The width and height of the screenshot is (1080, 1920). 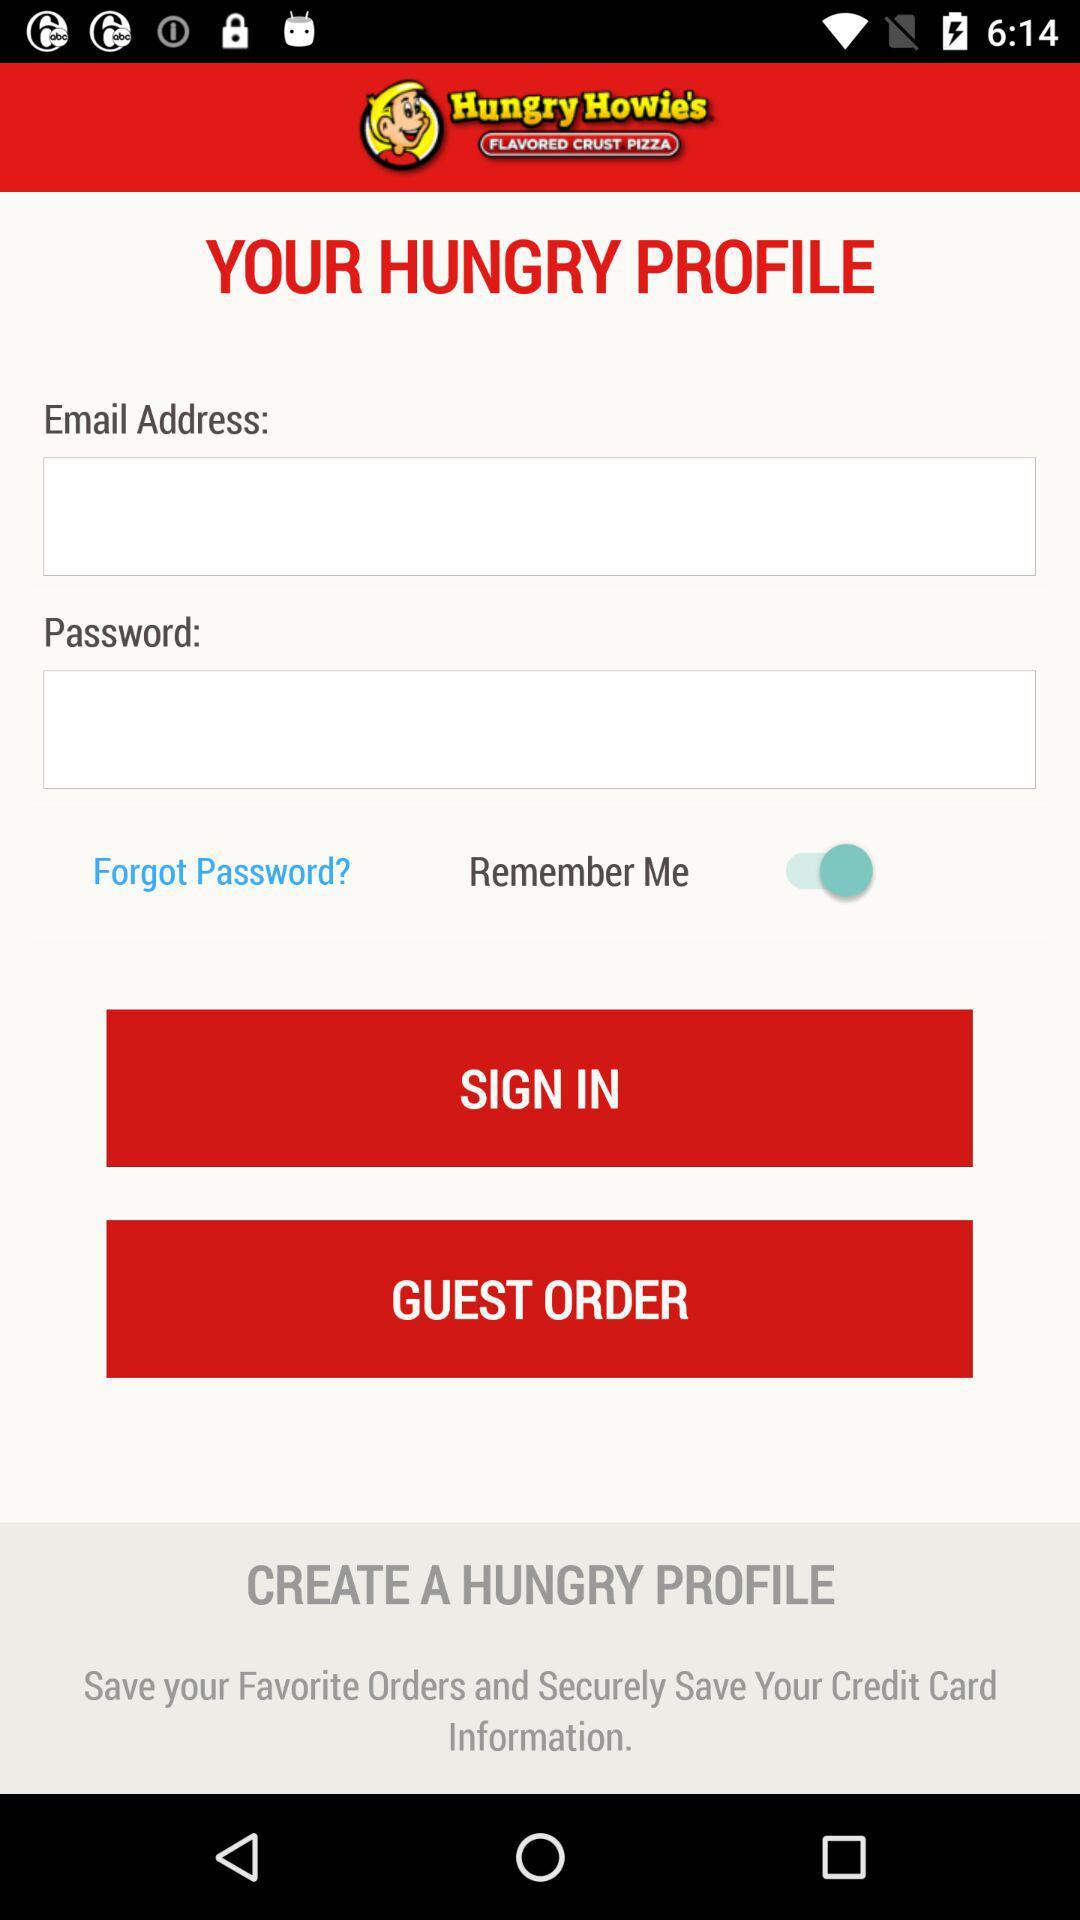 What do you see at coordinates (538, 516) in the screenshot?
I see `email address` at bounding box center [538, 516].